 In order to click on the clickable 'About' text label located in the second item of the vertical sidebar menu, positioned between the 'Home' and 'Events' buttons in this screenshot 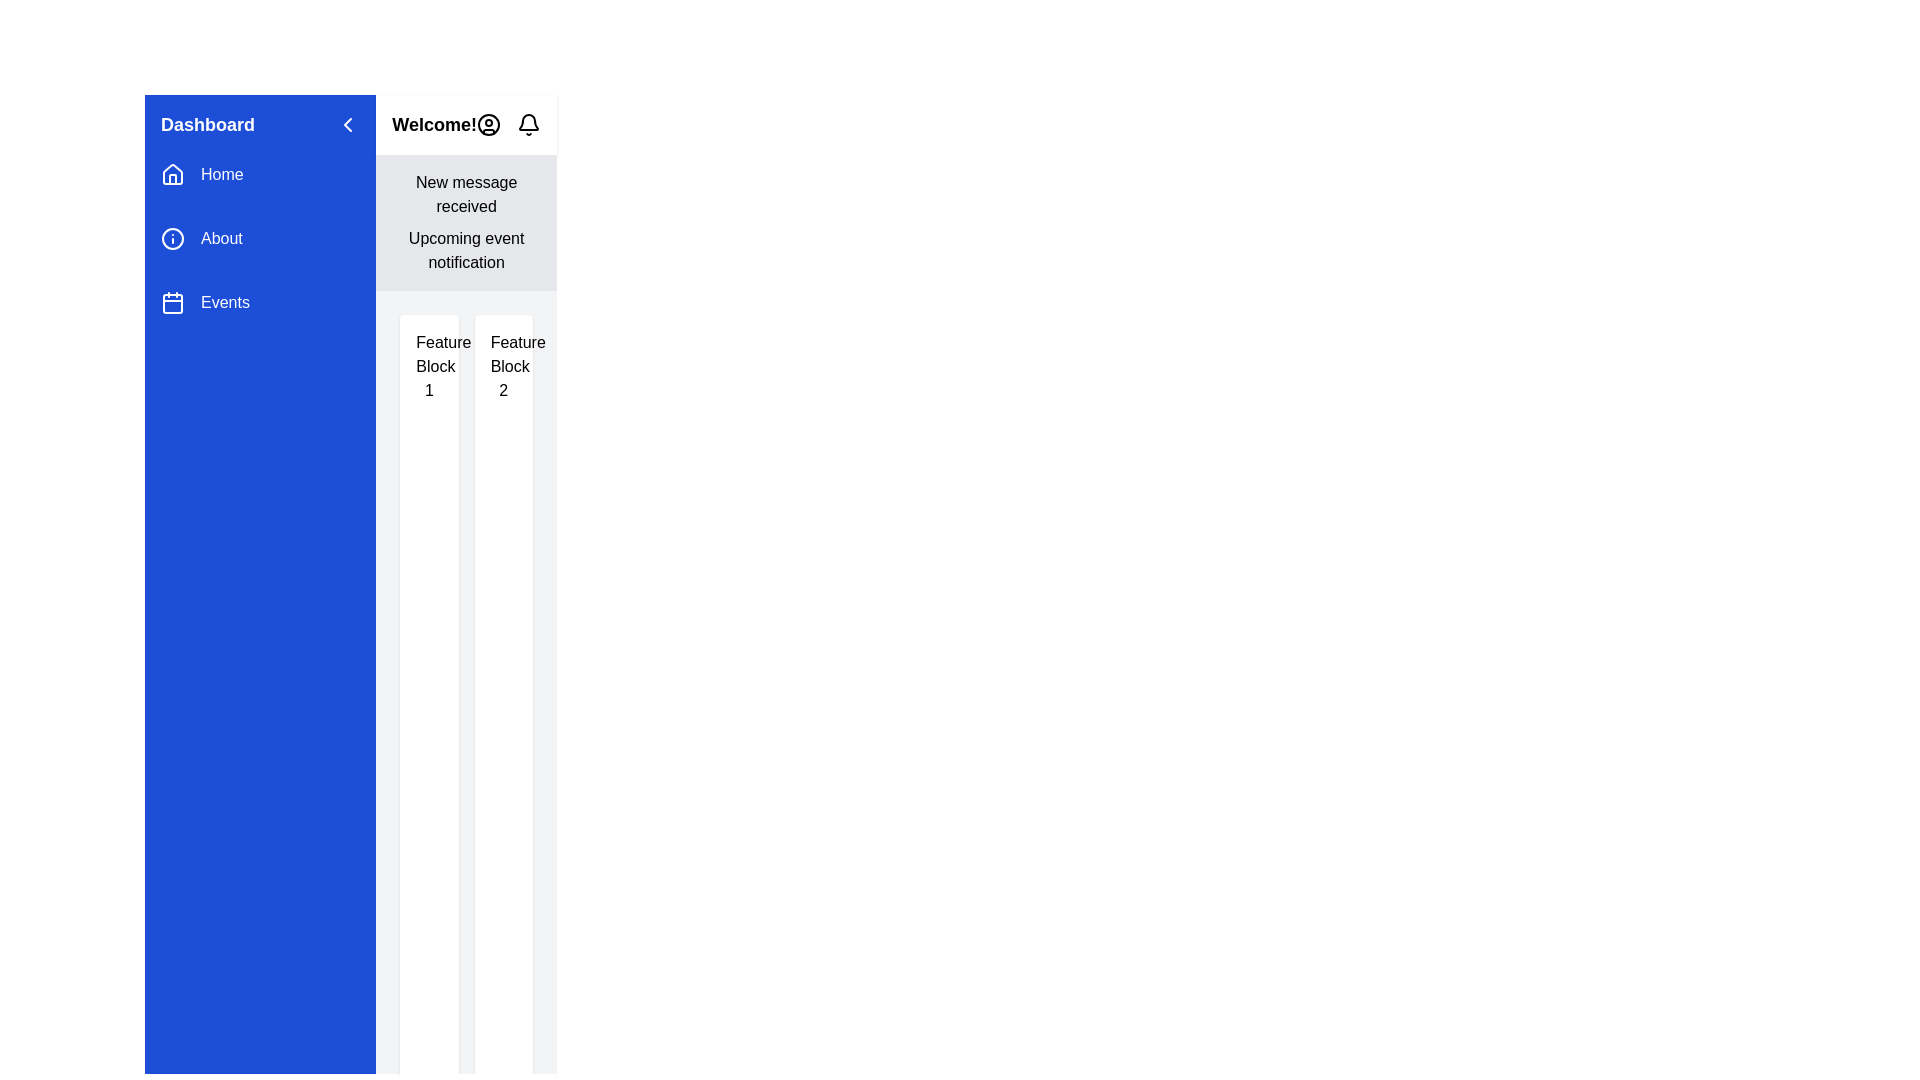, I will do `click(221, 238)`.